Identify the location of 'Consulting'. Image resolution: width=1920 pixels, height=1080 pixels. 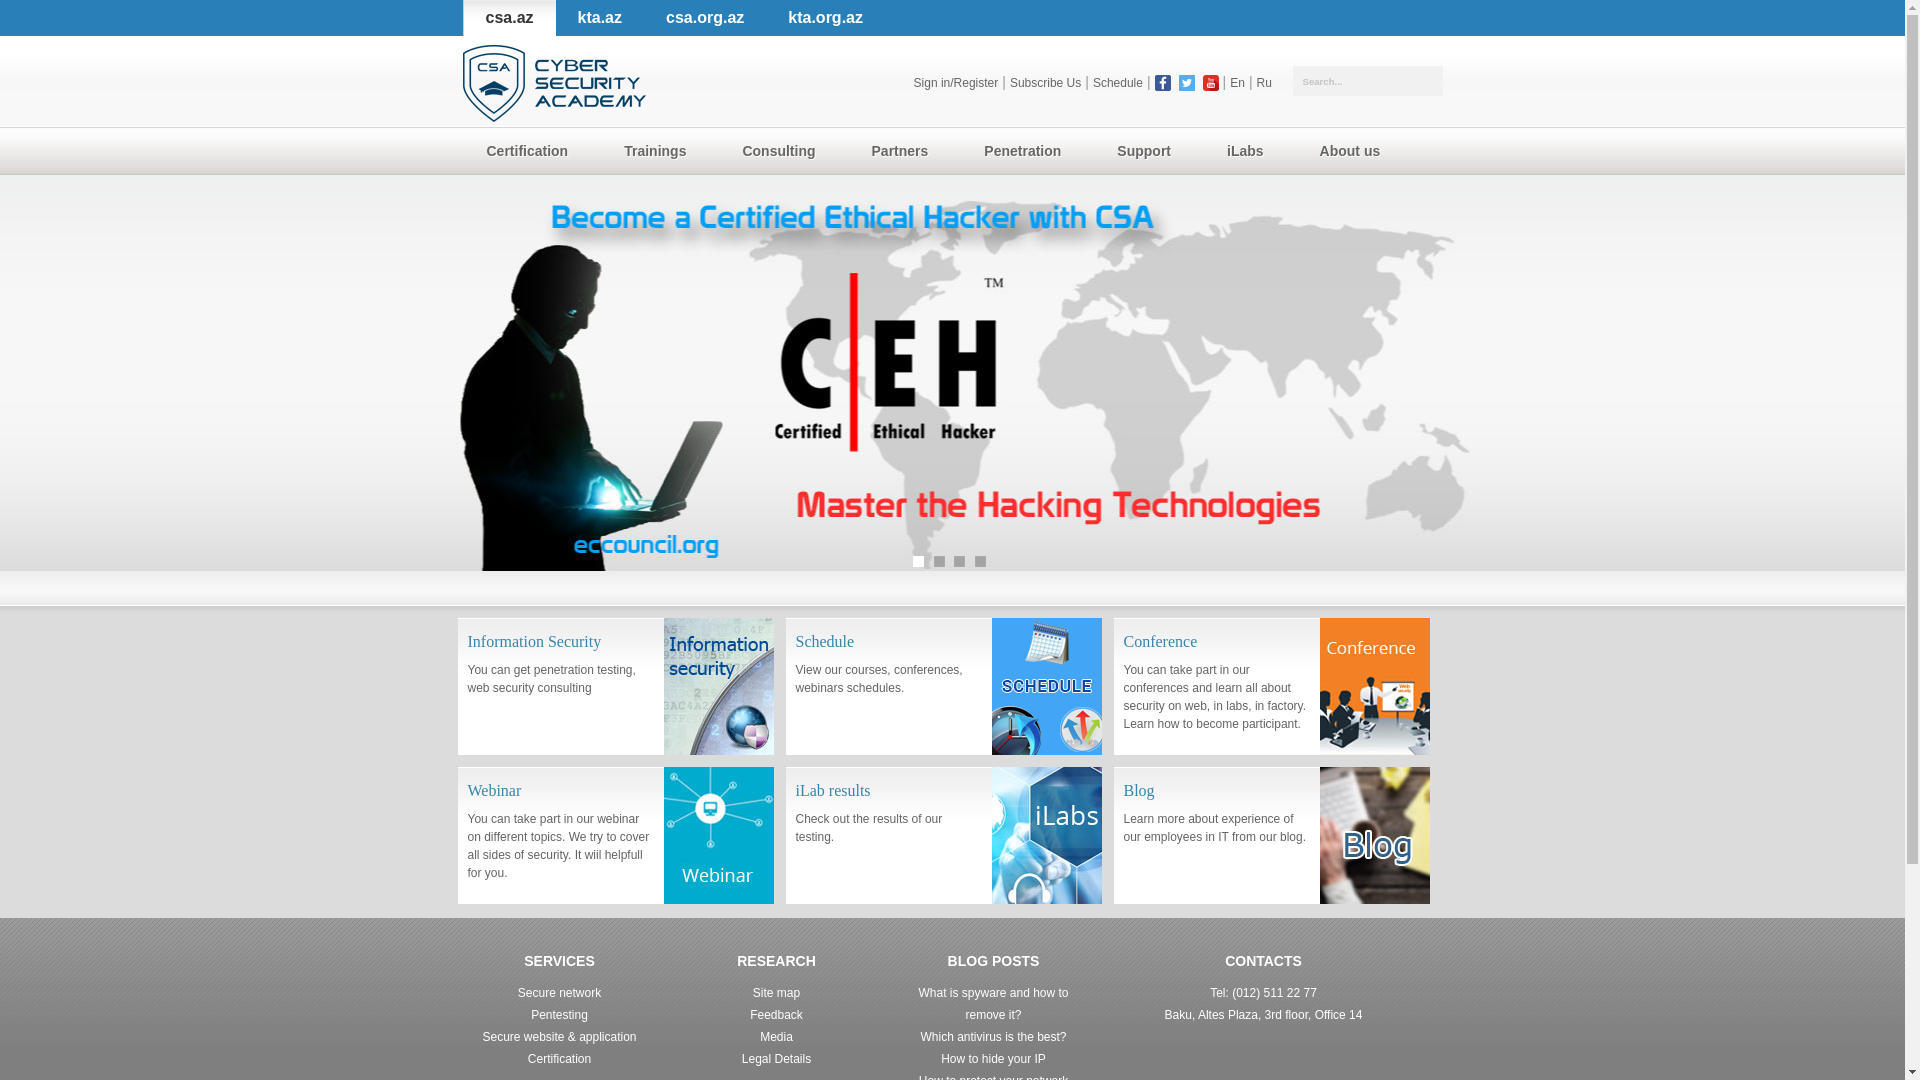
(781, 150).